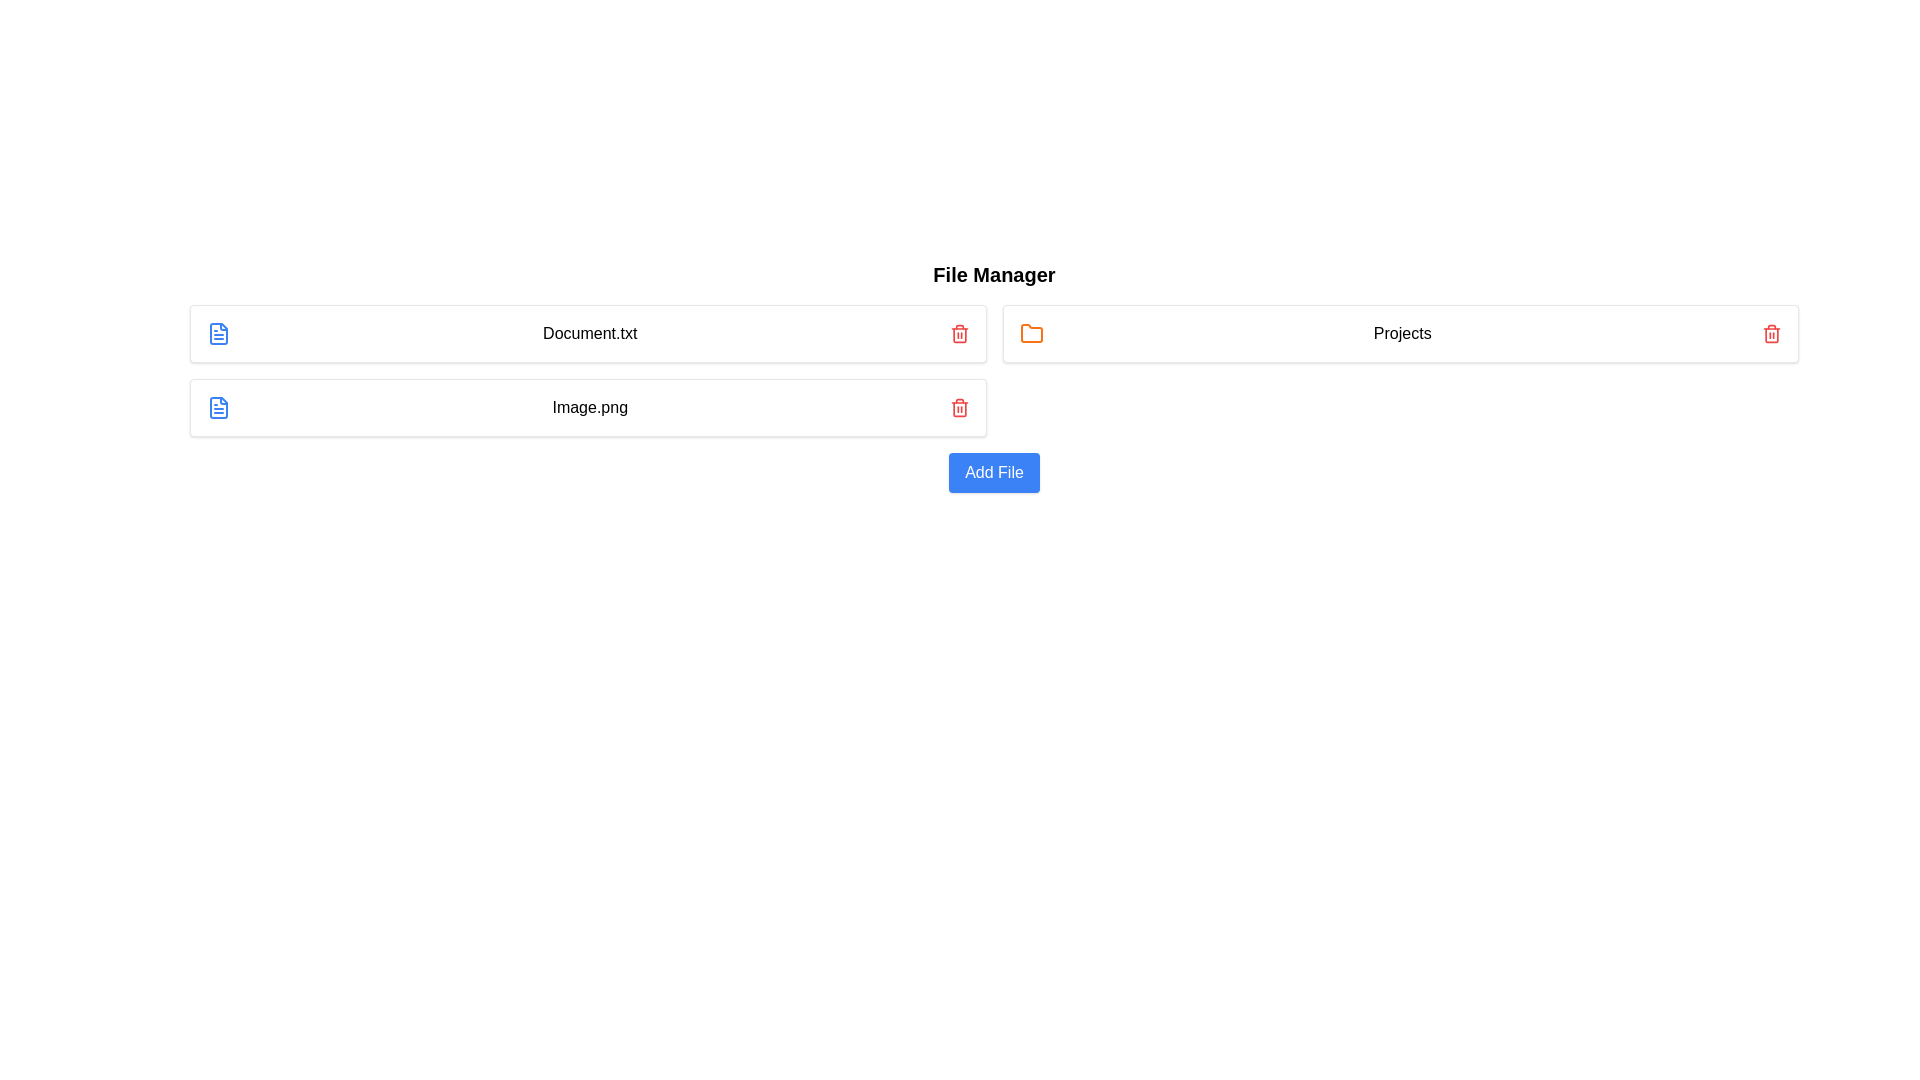 Image resolution: width=1920 pixels, height=1080 pixels. What do you see at coordinates (958, 407) in the screenshot?
I see `the Icon button located to the right of the 'Image.png' file name` at bounding box center [958, 407].